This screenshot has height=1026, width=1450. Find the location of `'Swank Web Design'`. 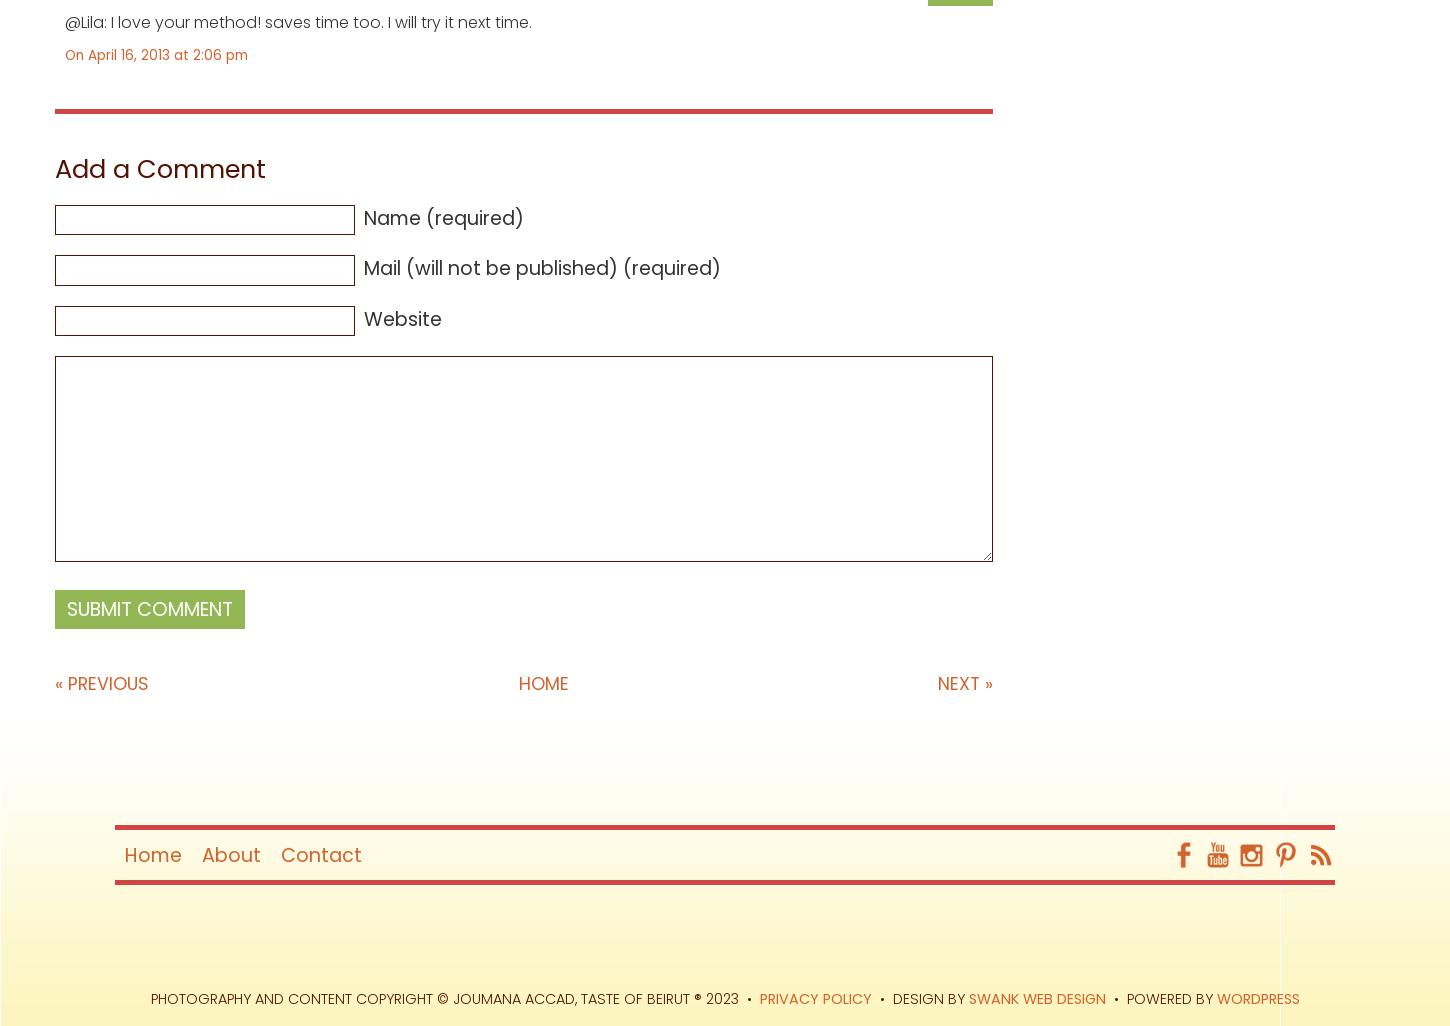

'Swank Web Design' is located at coordinates (1036, 998).